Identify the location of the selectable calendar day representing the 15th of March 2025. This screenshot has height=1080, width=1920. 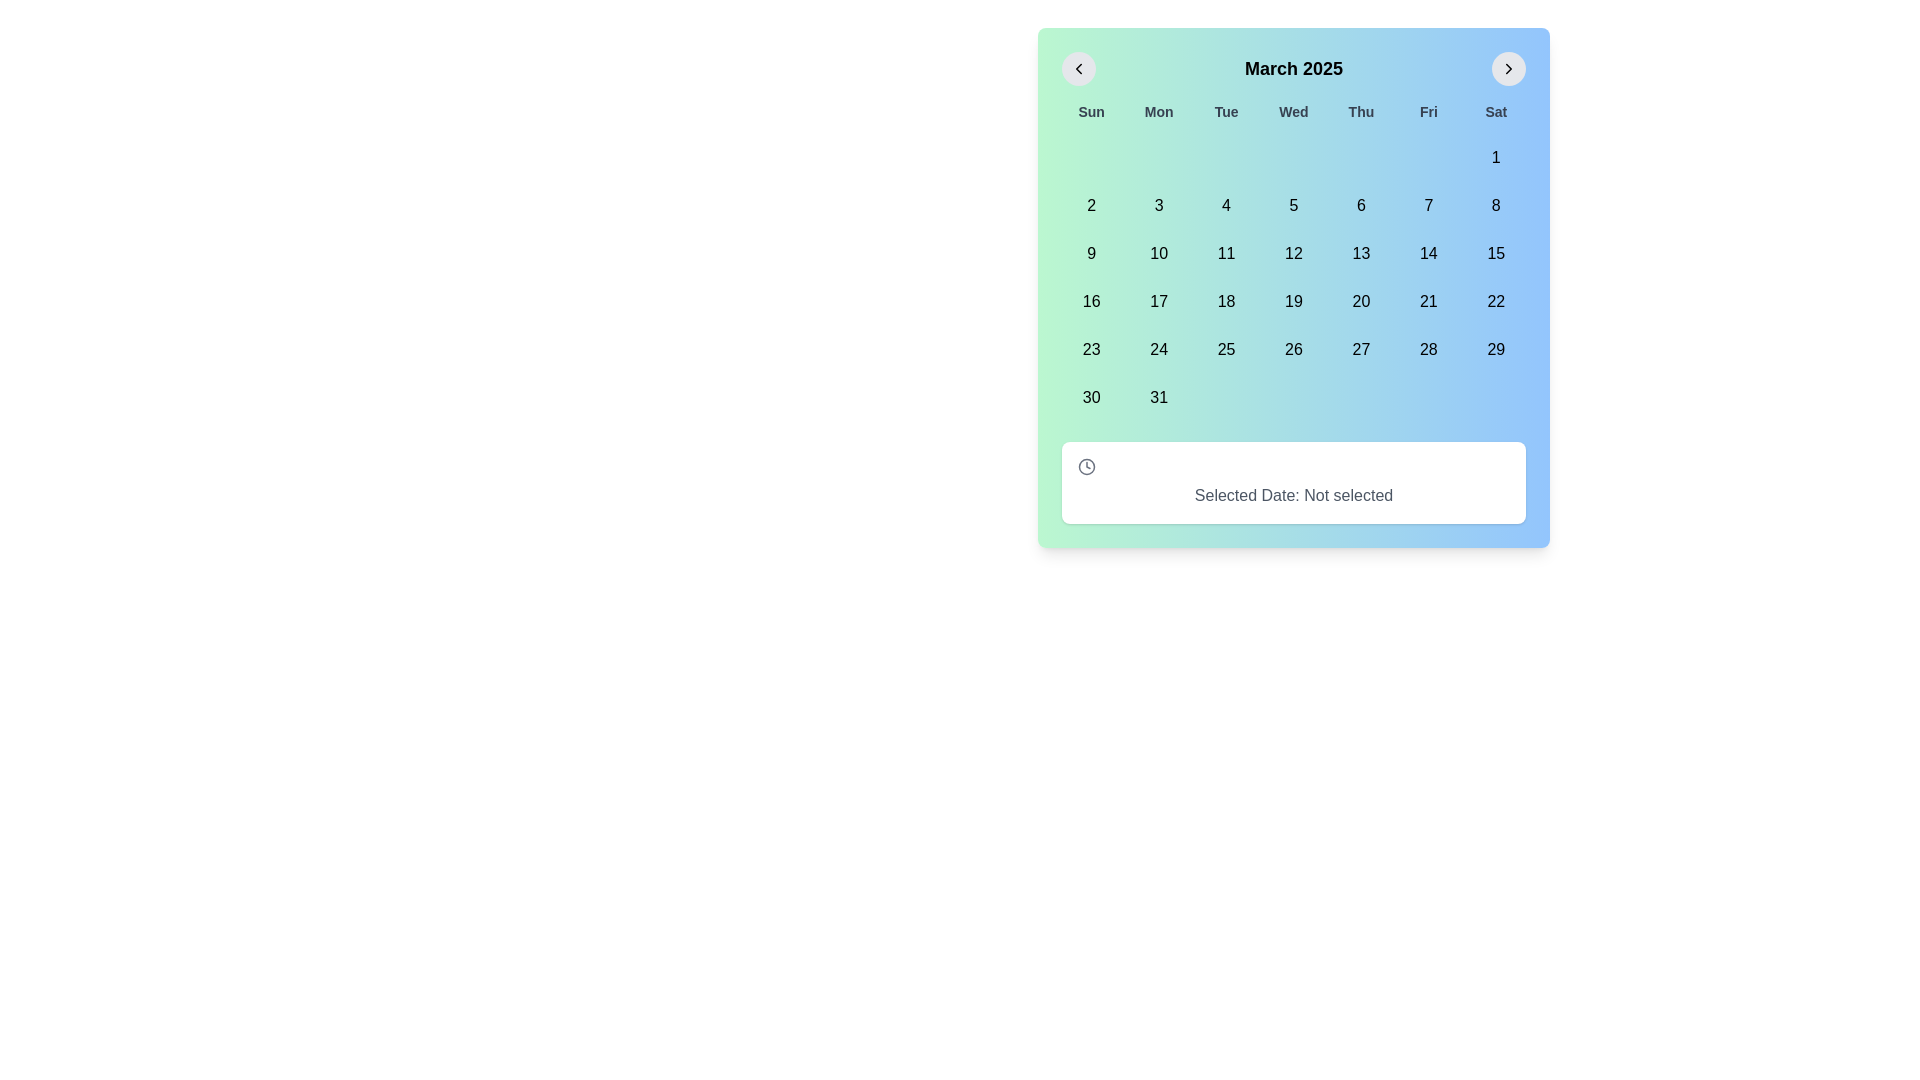
(1496, 253).